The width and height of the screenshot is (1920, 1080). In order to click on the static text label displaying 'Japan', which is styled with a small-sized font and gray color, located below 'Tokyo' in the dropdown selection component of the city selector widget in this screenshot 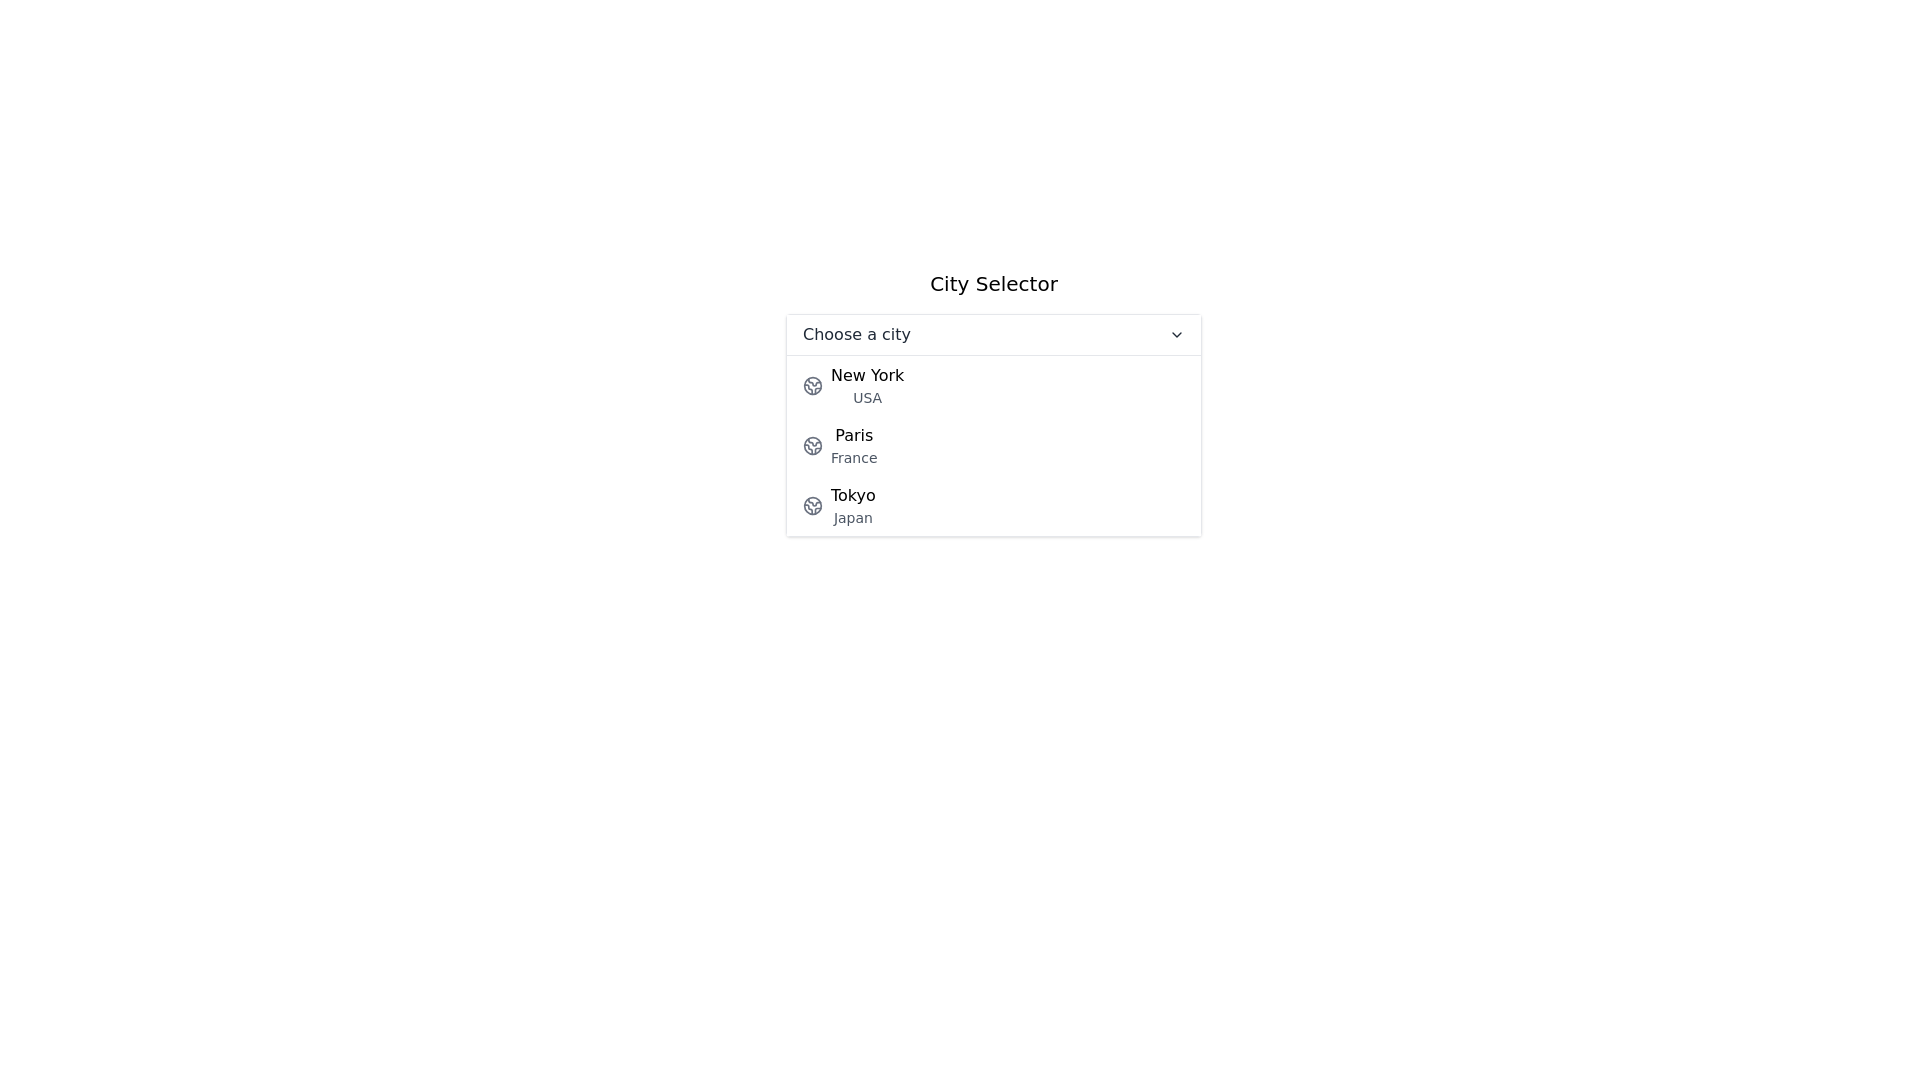, I will do `click(853, 516)`.